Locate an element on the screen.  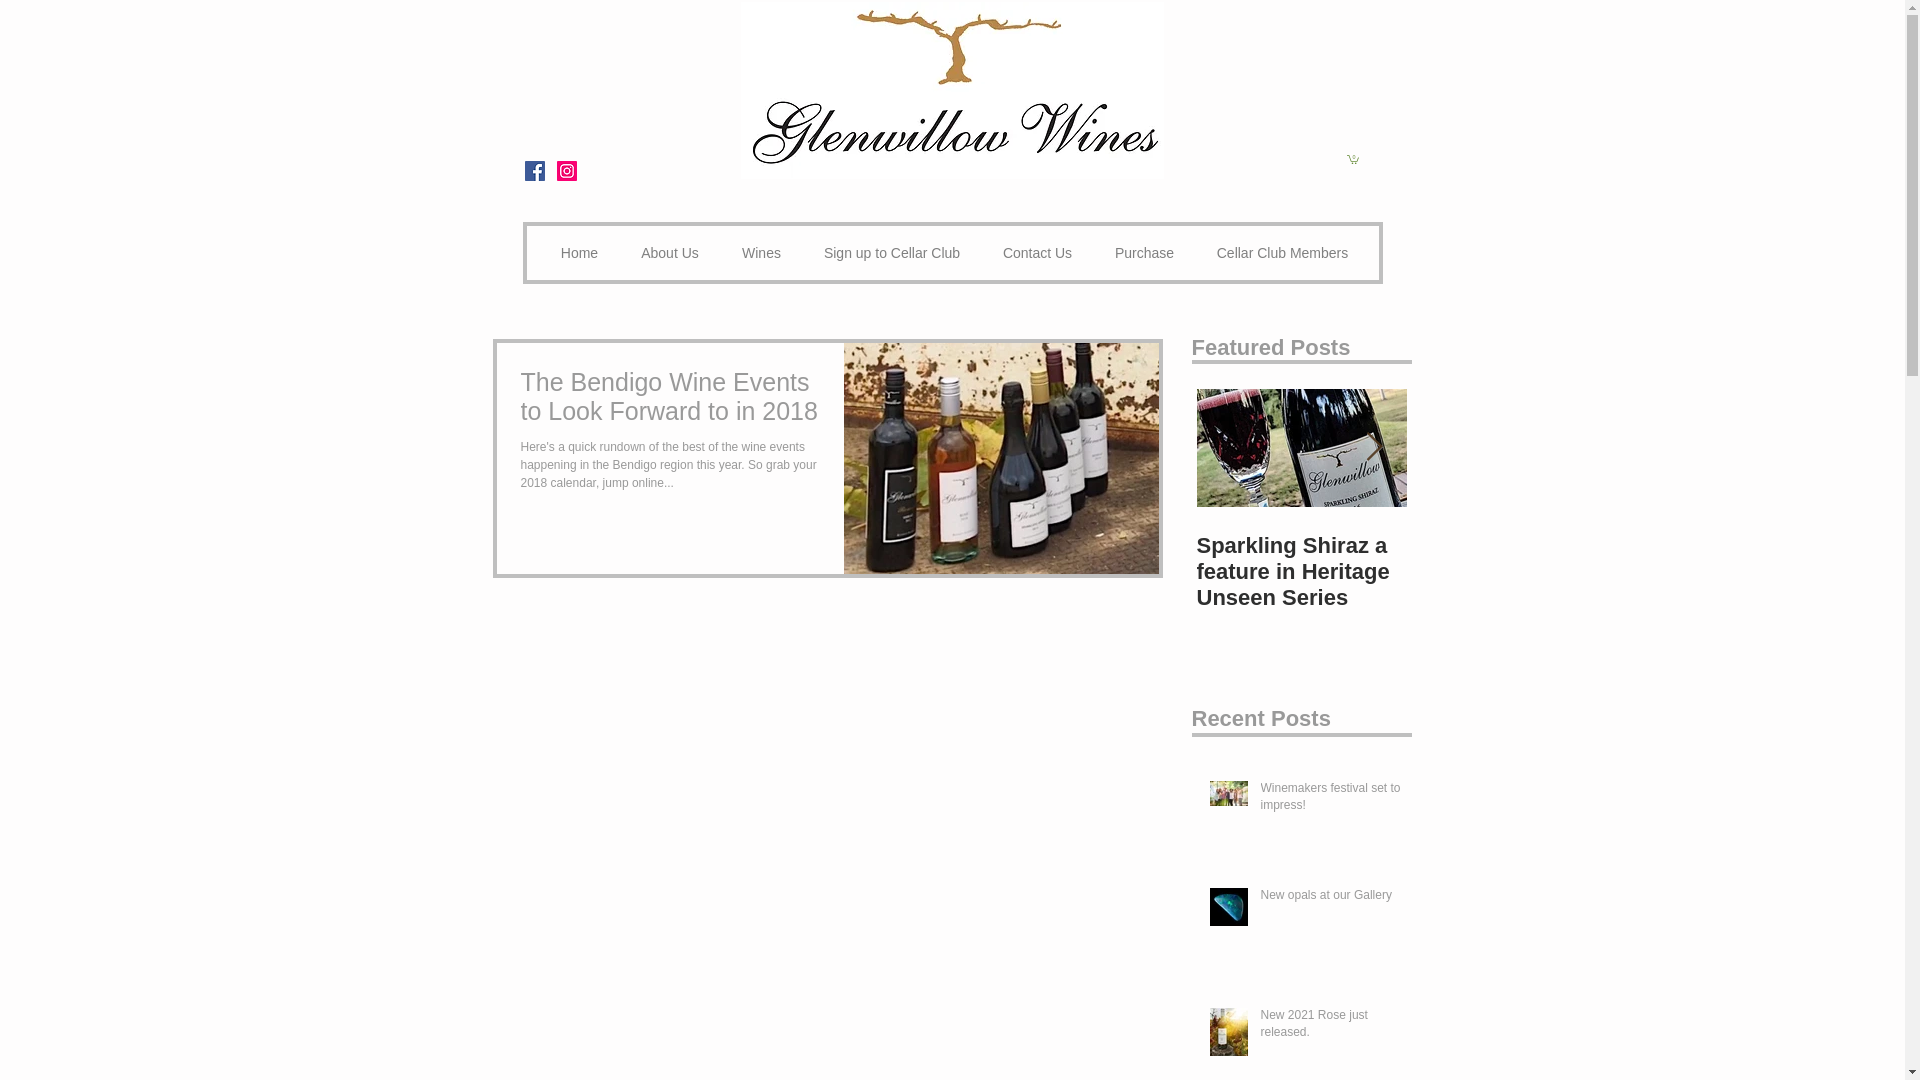
'New 2021 Rose just released.' is located at coordinates (1331, 1028).